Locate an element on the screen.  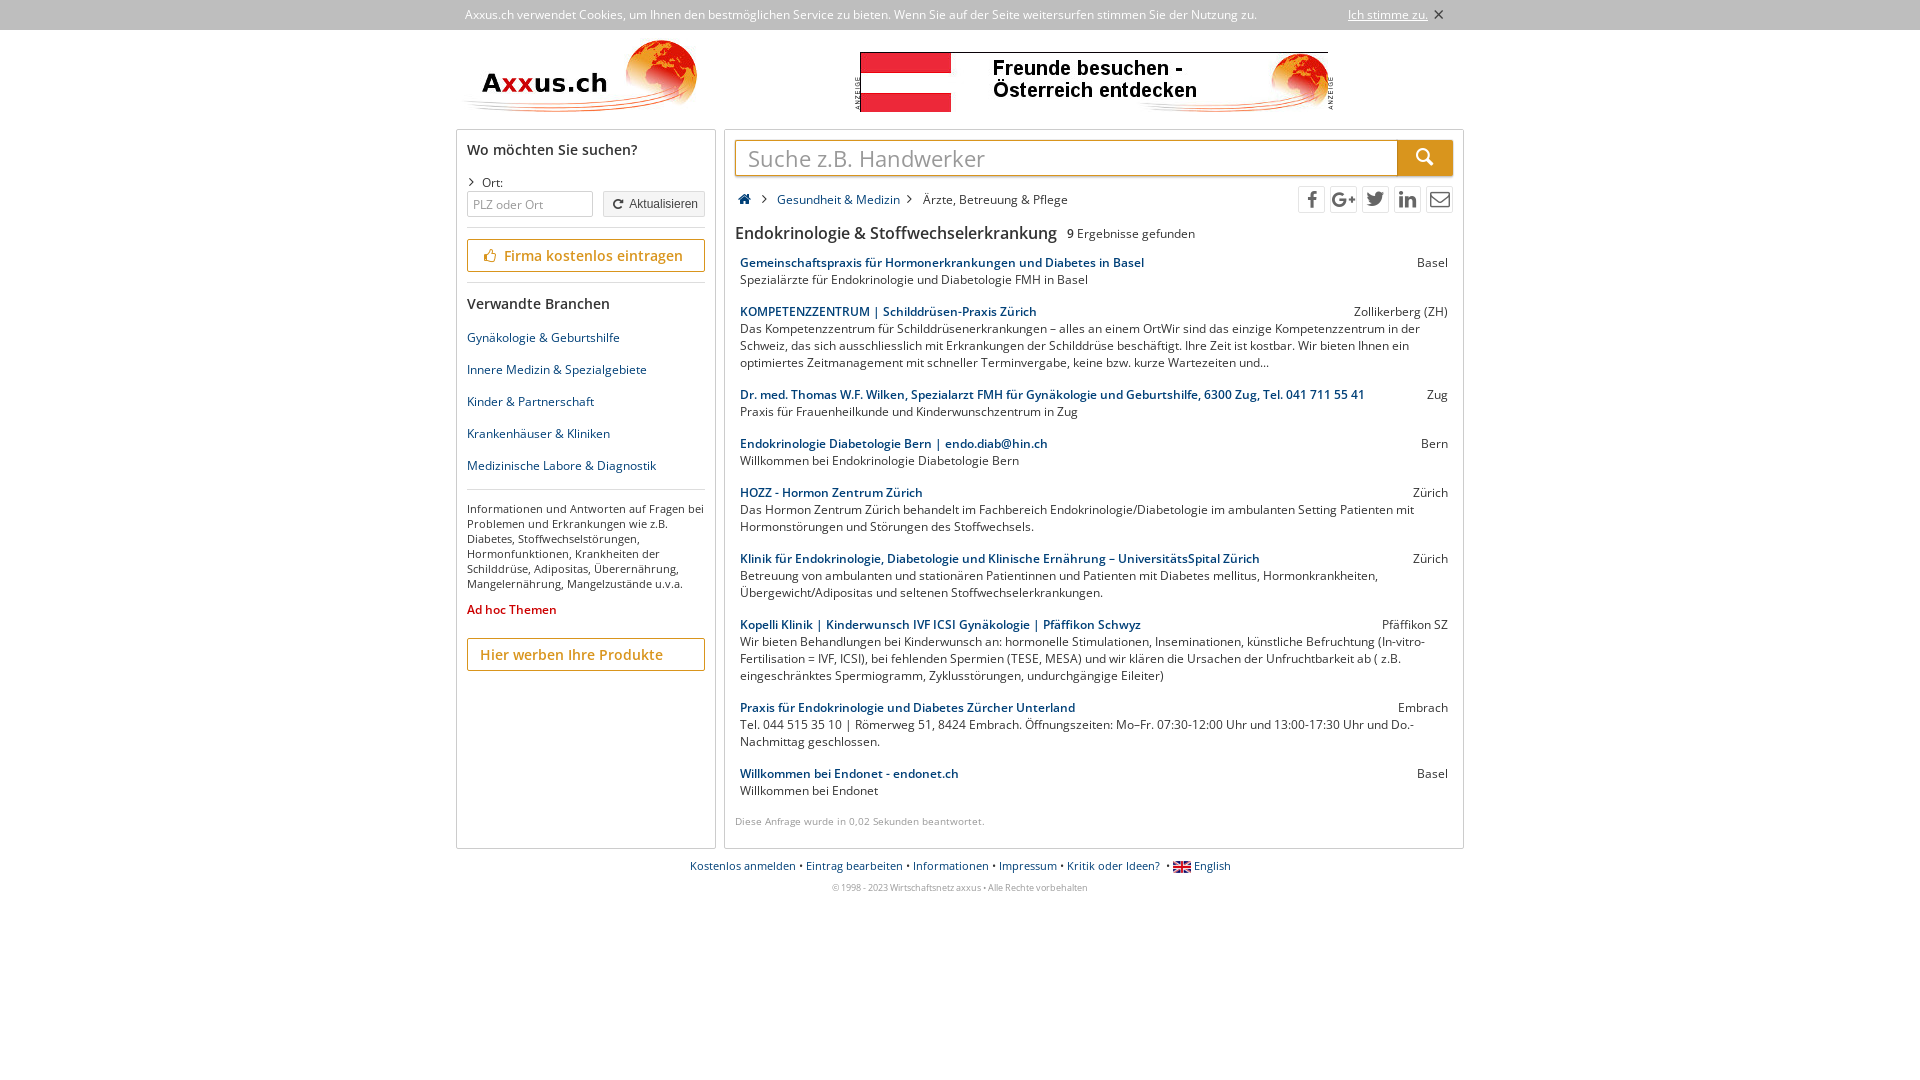
'Medizinische Labore & Diagnostik' is located at coordinates (560, 465).